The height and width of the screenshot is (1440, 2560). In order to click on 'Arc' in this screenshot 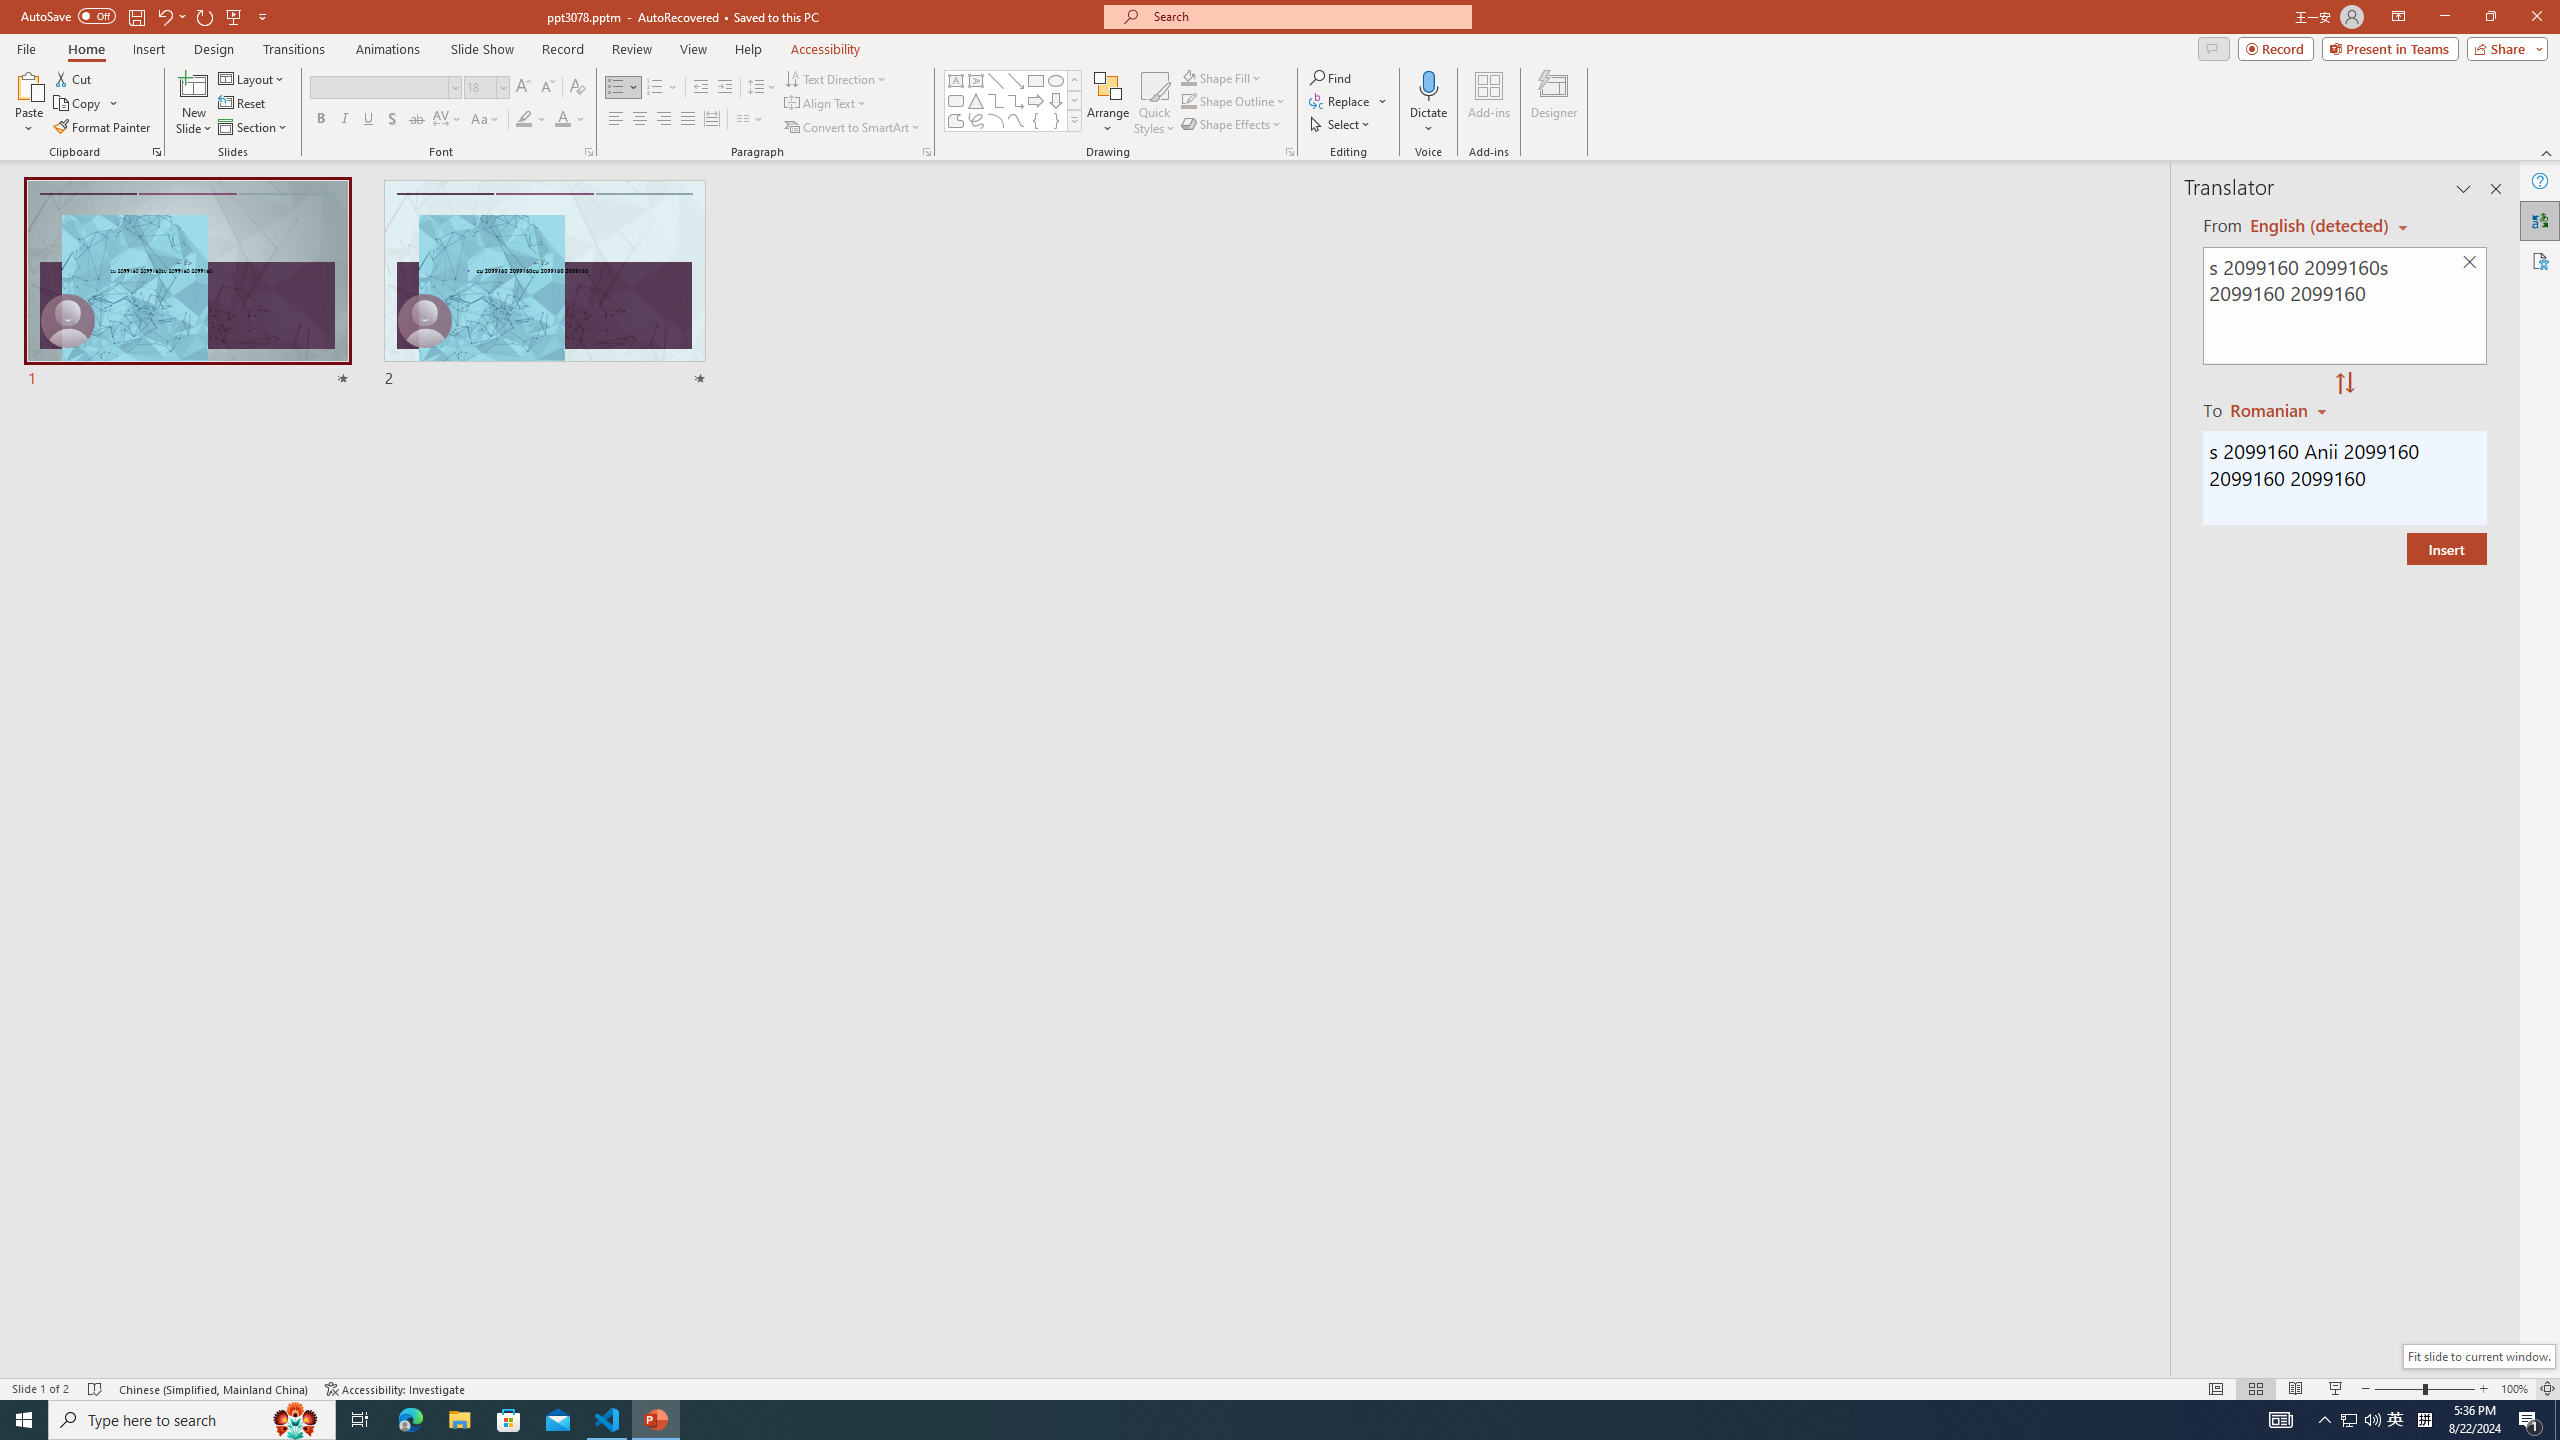, I will do `click(994, 119)`.